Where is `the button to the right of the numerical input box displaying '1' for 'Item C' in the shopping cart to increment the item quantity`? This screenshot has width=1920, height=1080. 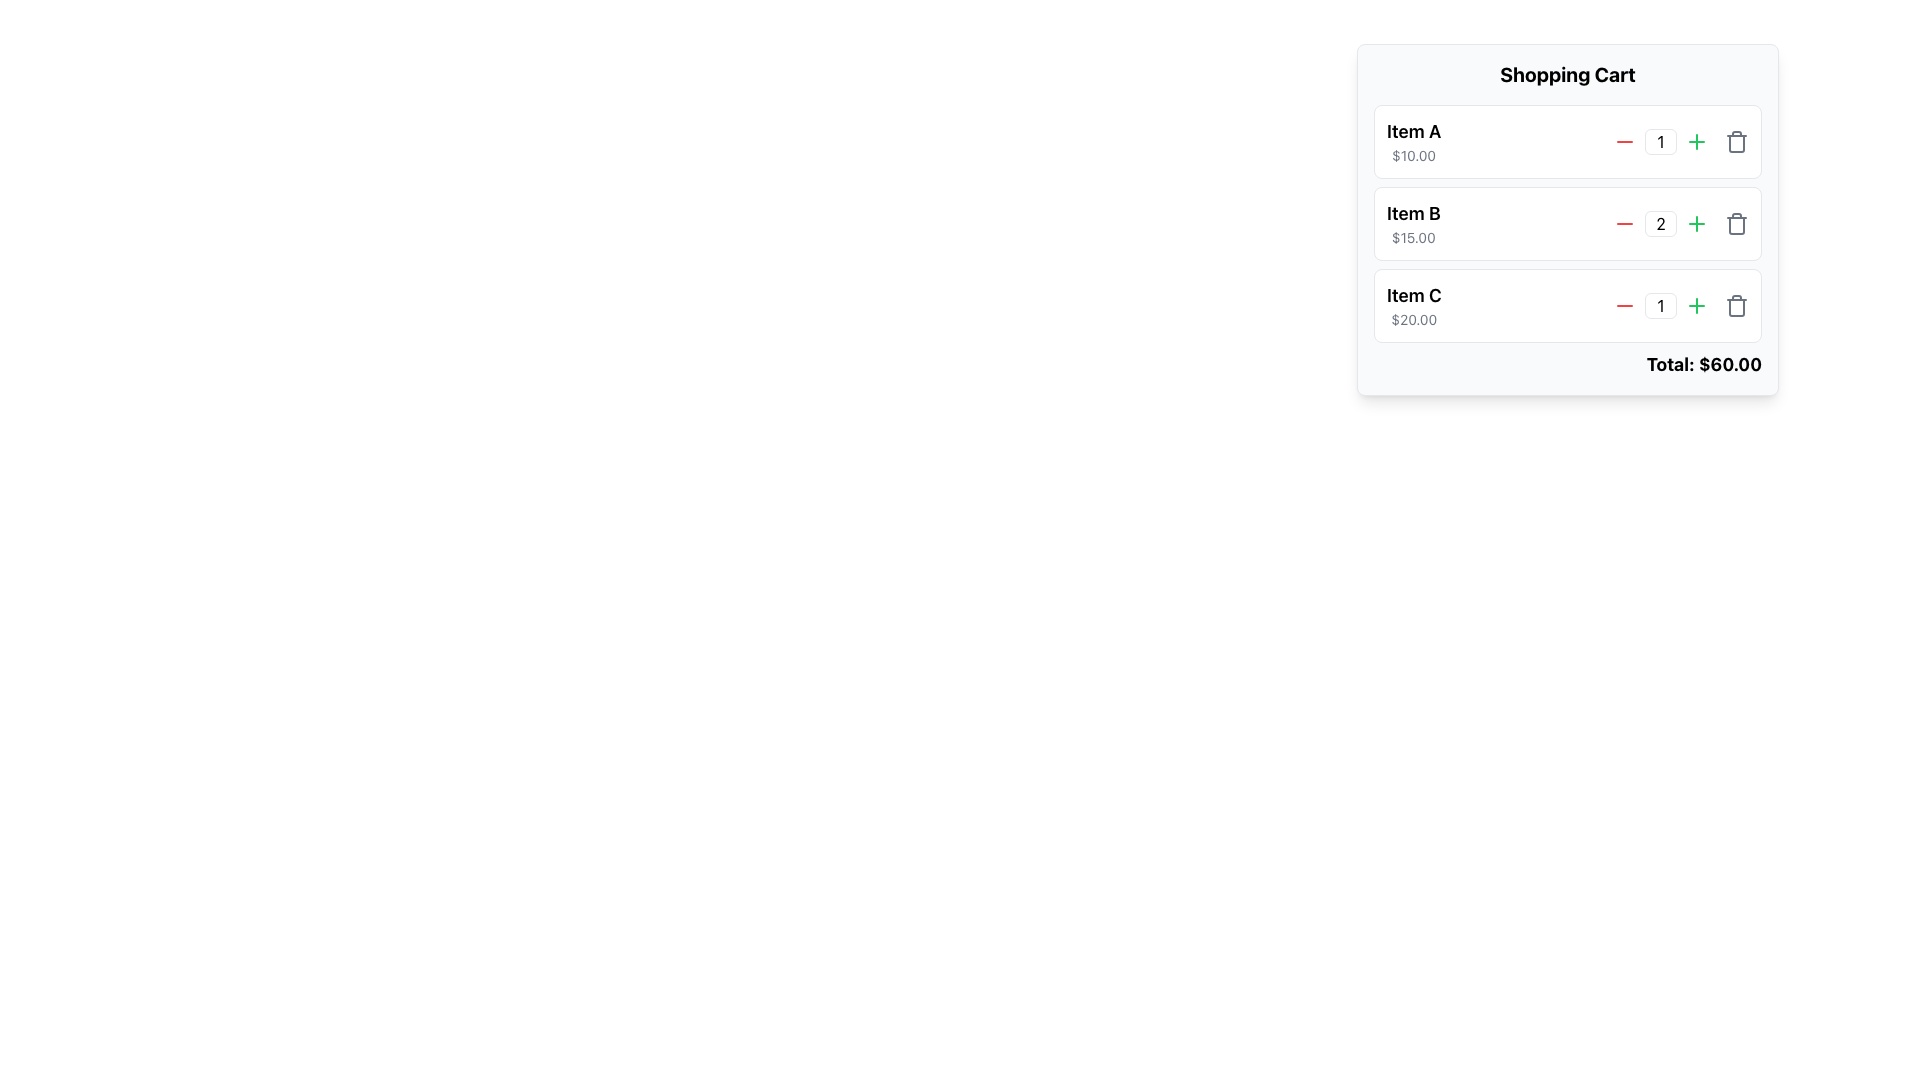 the button to the right of the numerical input box displaying '1' for 'Item C' in the shopping cart to increment the item quantity is located at coordinates (1696, 305).